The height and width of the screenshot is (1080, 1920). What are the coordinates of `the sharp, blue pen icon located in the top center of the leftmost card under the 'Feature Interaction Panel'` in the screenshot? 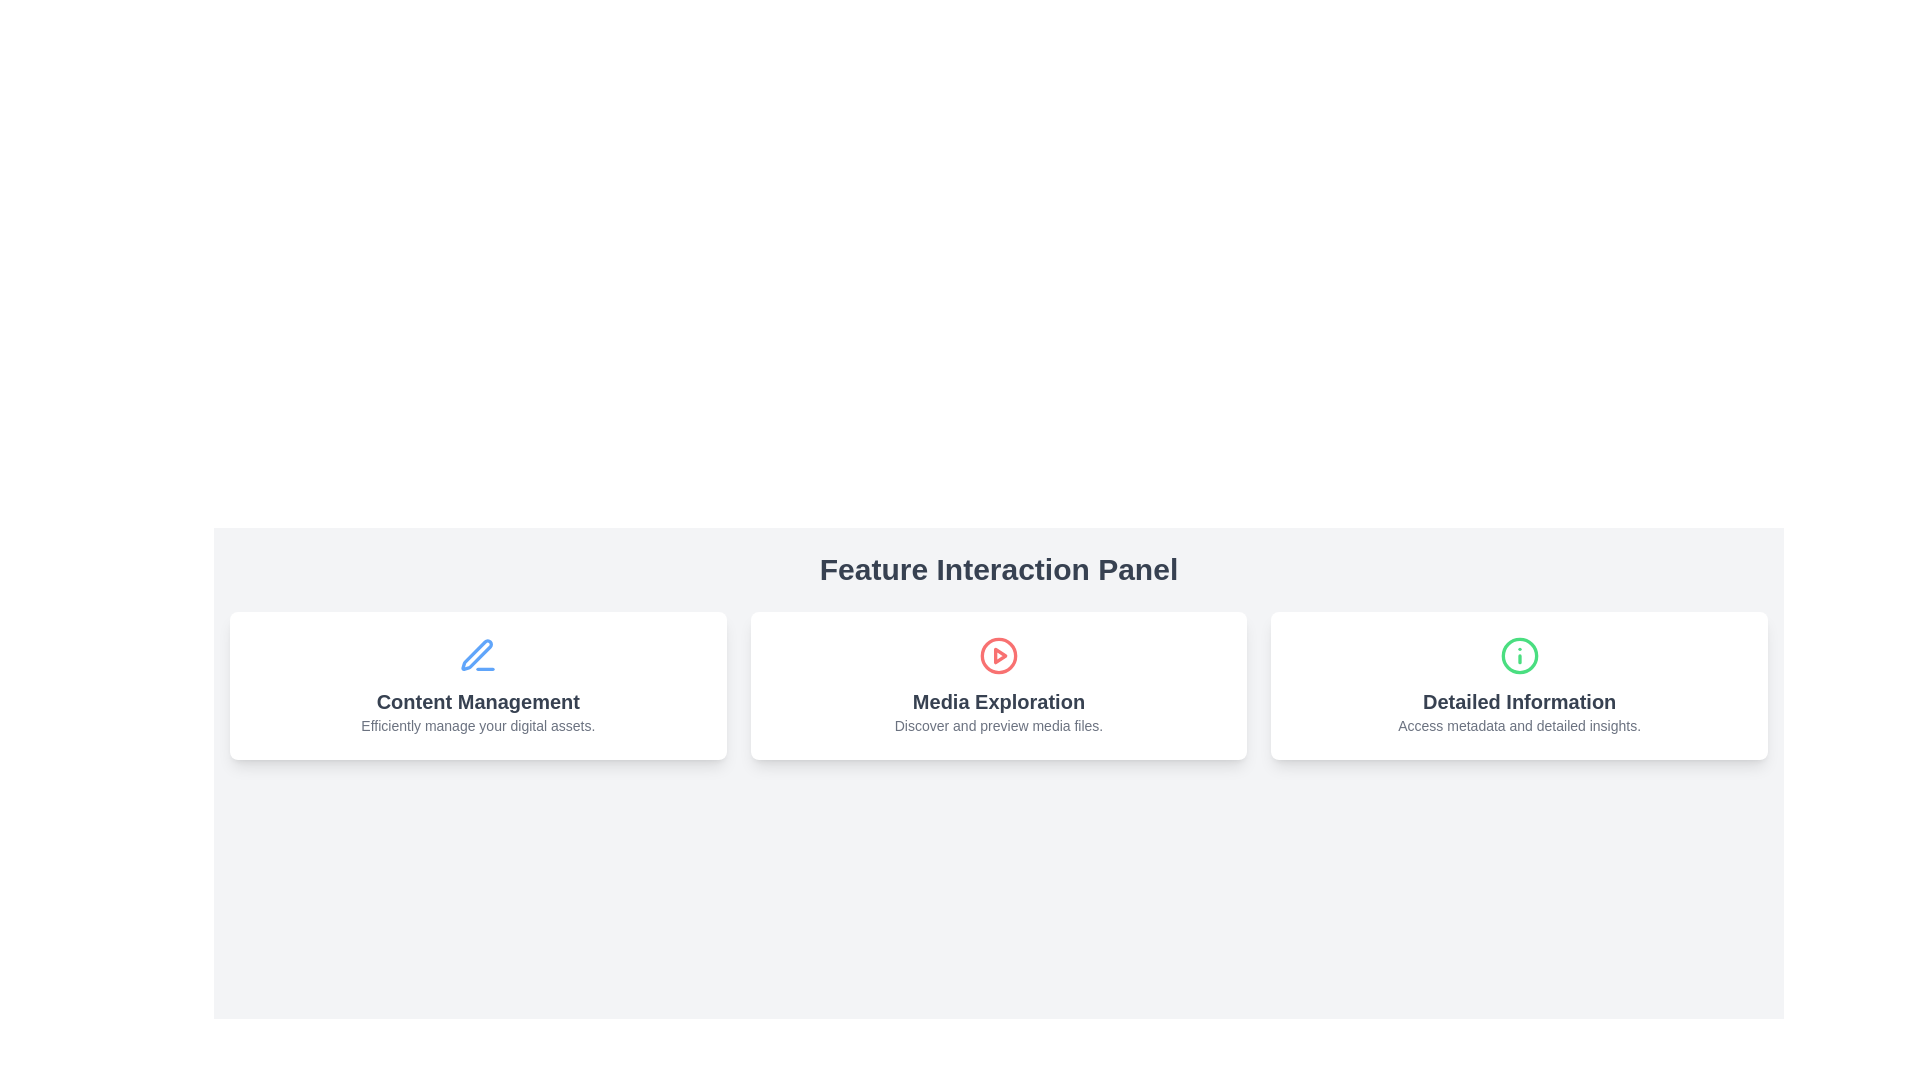 It's located at (476, 655).